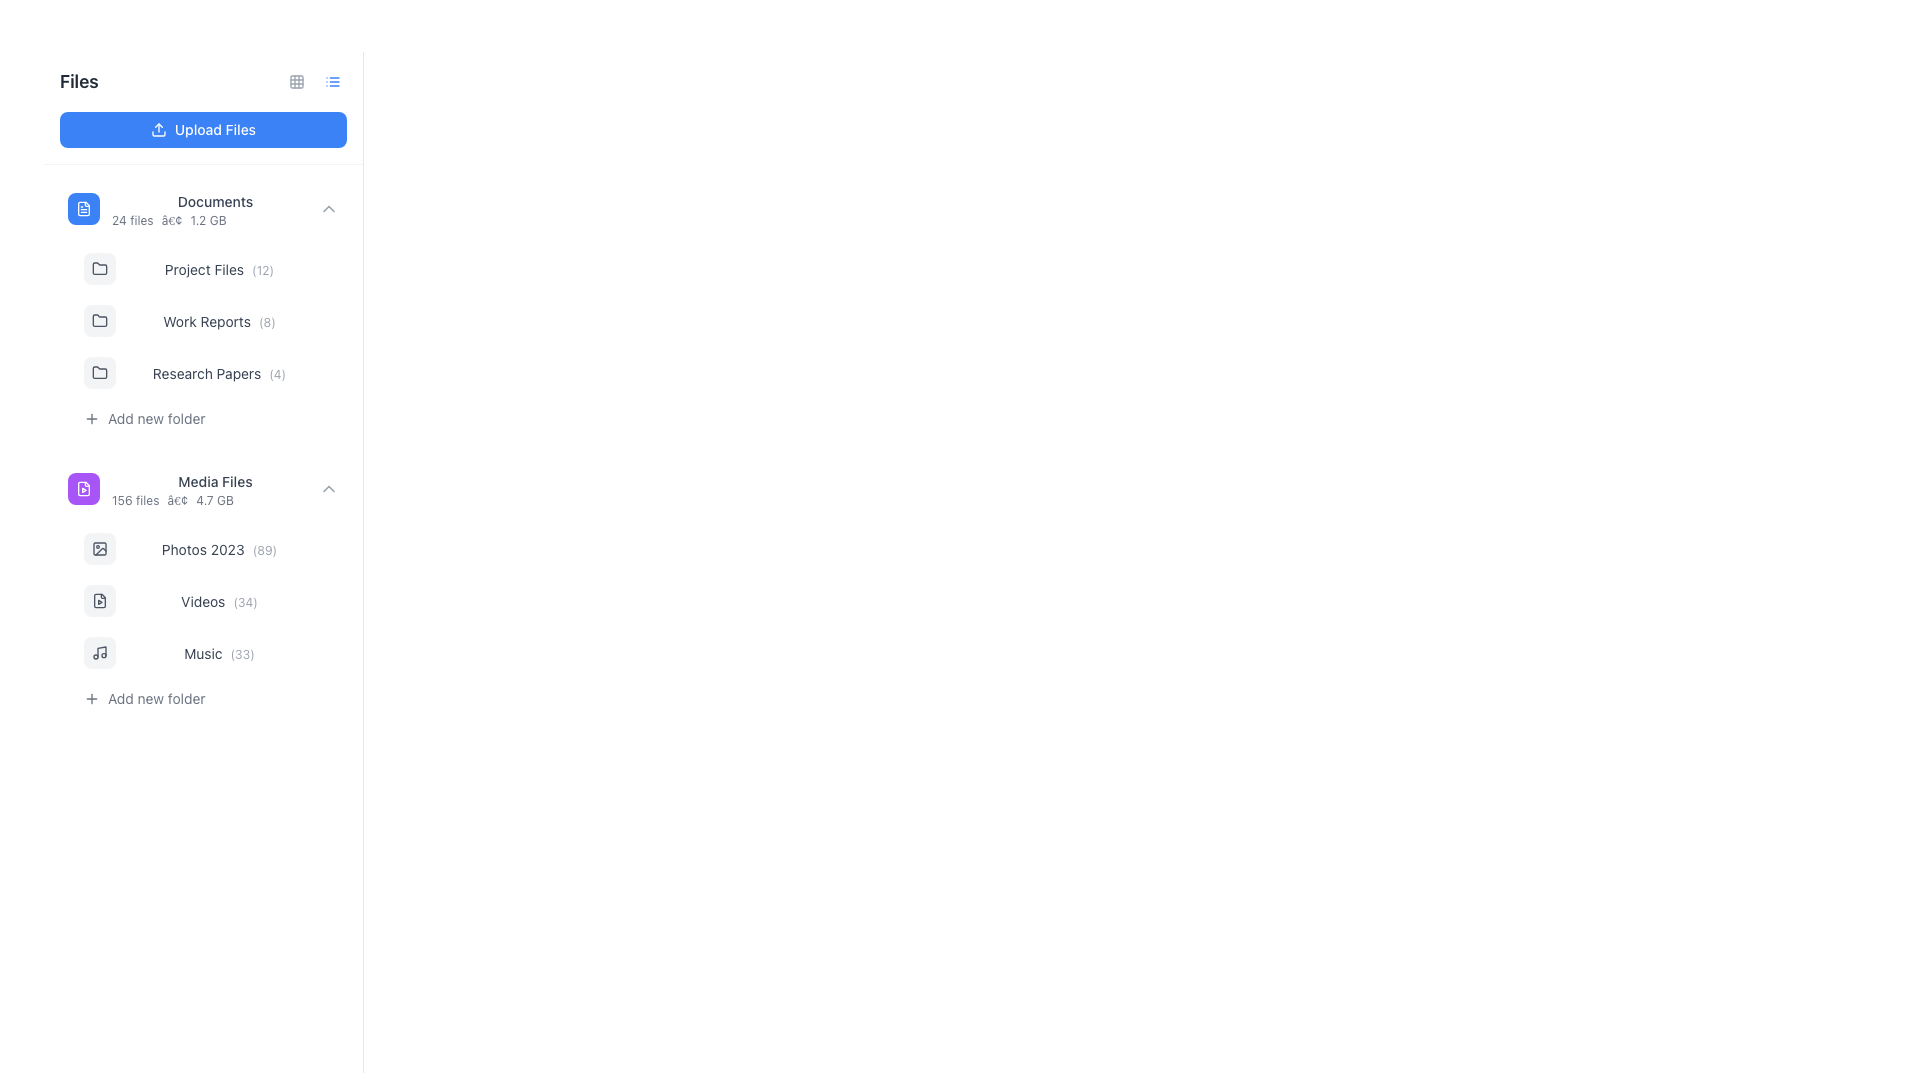 This screenshot has height=1080, width=1920. Describe the element at coordinates (99, 319) in the screenshot. I see `the folder icon representing 'Work Reports' located in the sidebar menu under the 'Work Reports (8)' group` at that location.